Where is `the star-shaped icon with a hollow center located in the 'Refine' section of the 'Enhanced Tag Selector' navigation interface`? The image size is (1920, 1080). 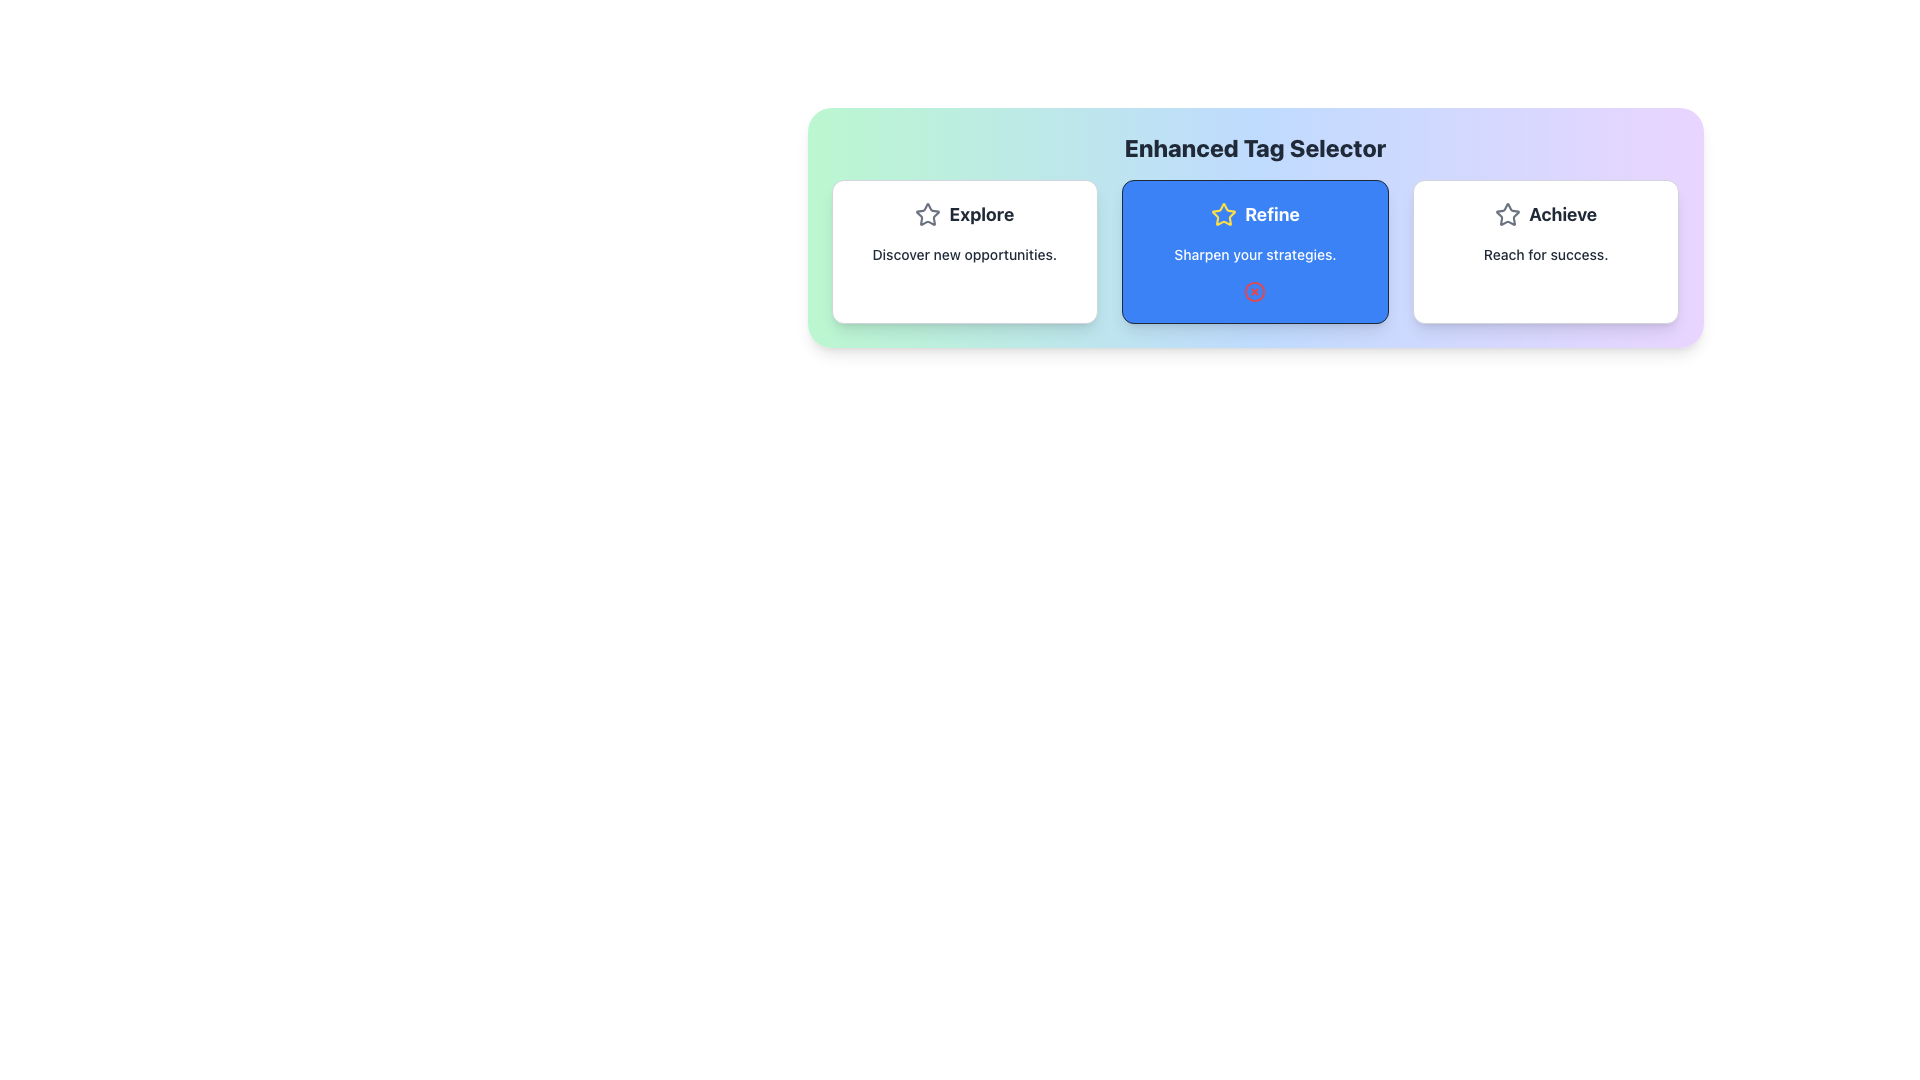
the star-shaped icon with a hollow center located in the 'Refine' section of the 'Enhanced Tag Selector' navigation interface is located at coordinates (1508, 214).